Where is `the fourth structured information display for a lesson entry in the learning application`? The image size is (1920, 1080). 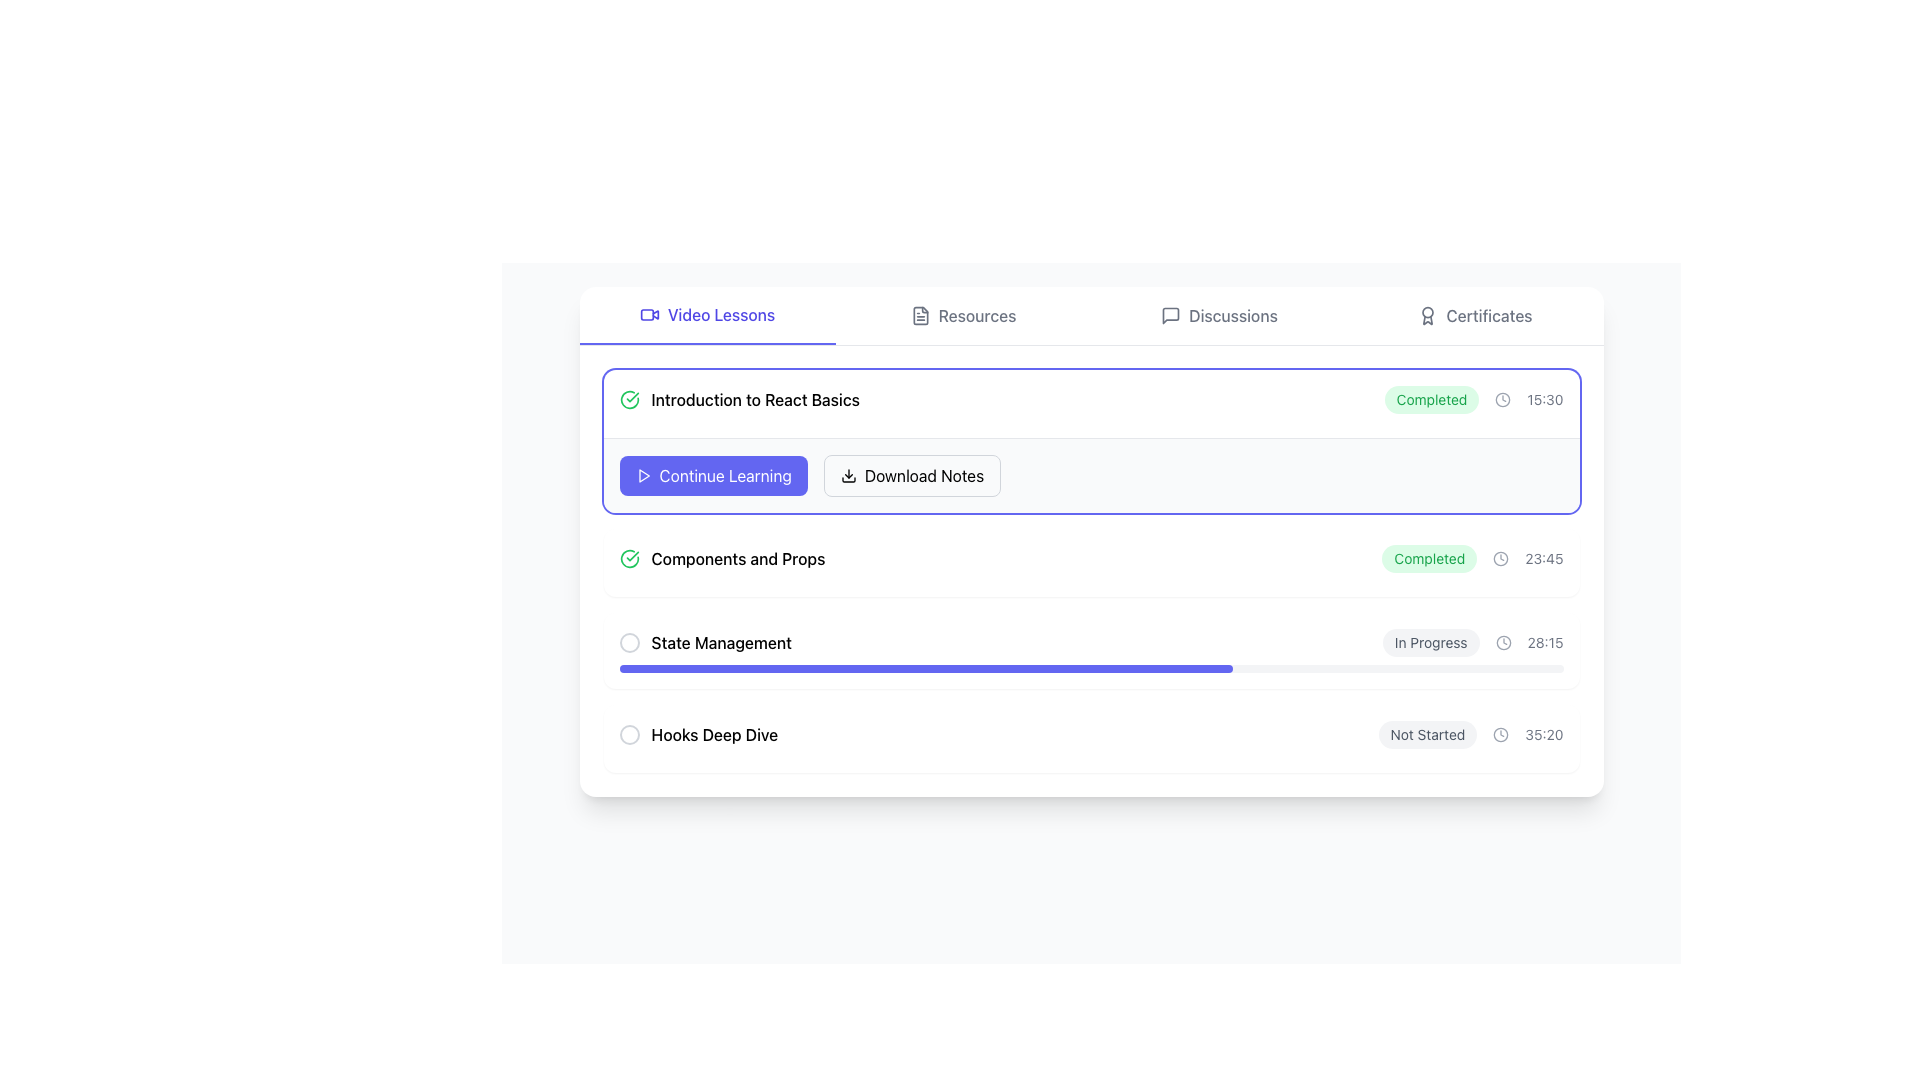 the fourth structured information display for a lesson entry in the learning application is located at coordinates (1090, 739).